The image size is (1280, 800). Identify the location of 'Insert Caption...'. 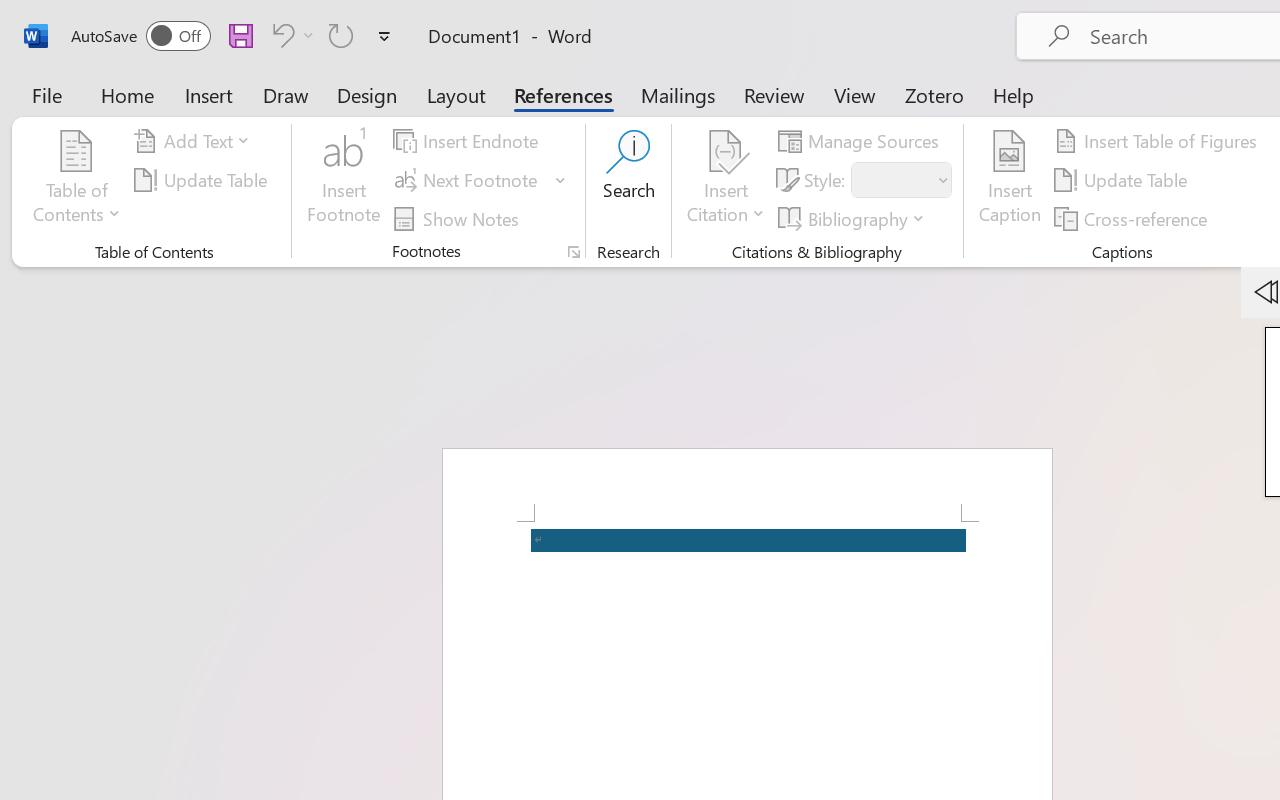
(1009, 179).